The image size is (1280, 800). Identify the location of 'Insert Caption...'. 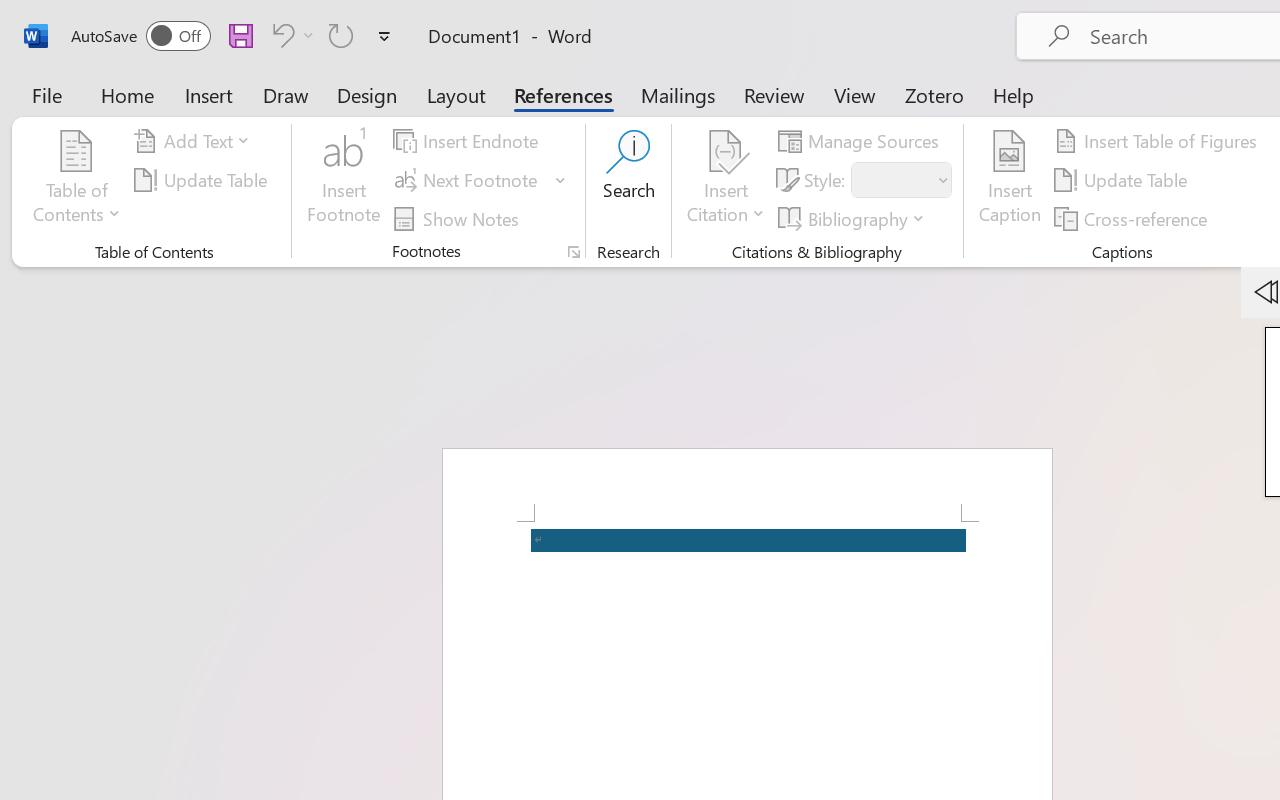
(1009, 179).